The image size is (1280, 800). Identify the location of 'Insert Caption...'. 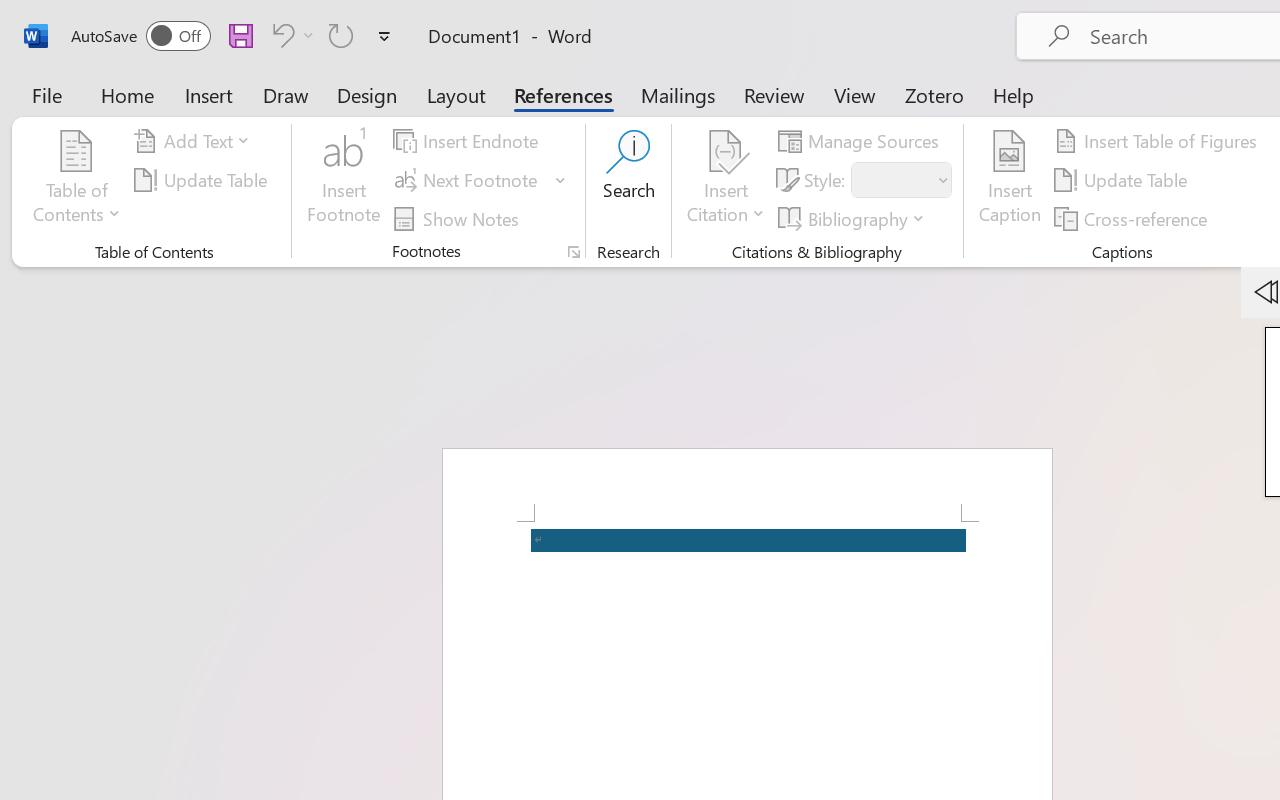
(1009, 179).